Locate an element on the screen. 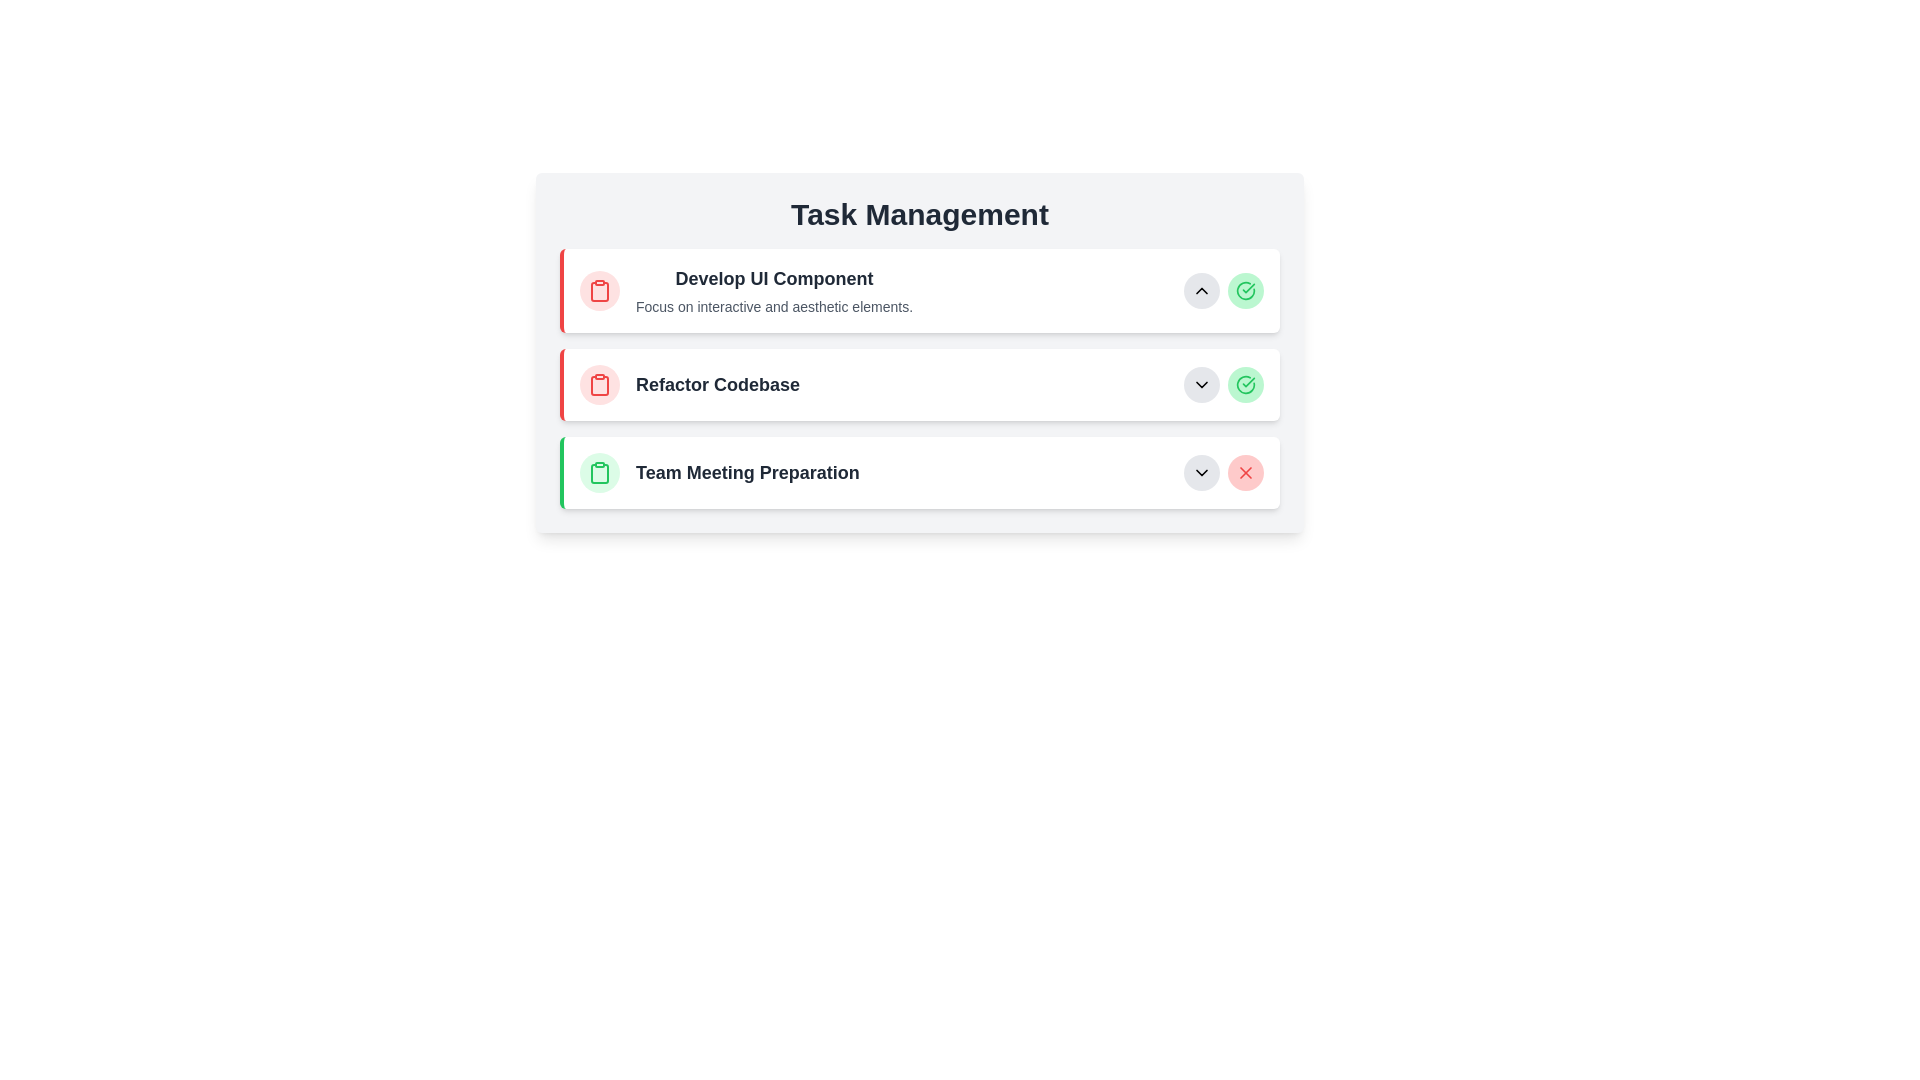 The height and width of the screenshot is (1080, 1920). the first list item under the 'Task Management' section, which features a red-bordered clipboard icon and the text 'Develop UI Component' in bold is located at coordinates (745, 290).